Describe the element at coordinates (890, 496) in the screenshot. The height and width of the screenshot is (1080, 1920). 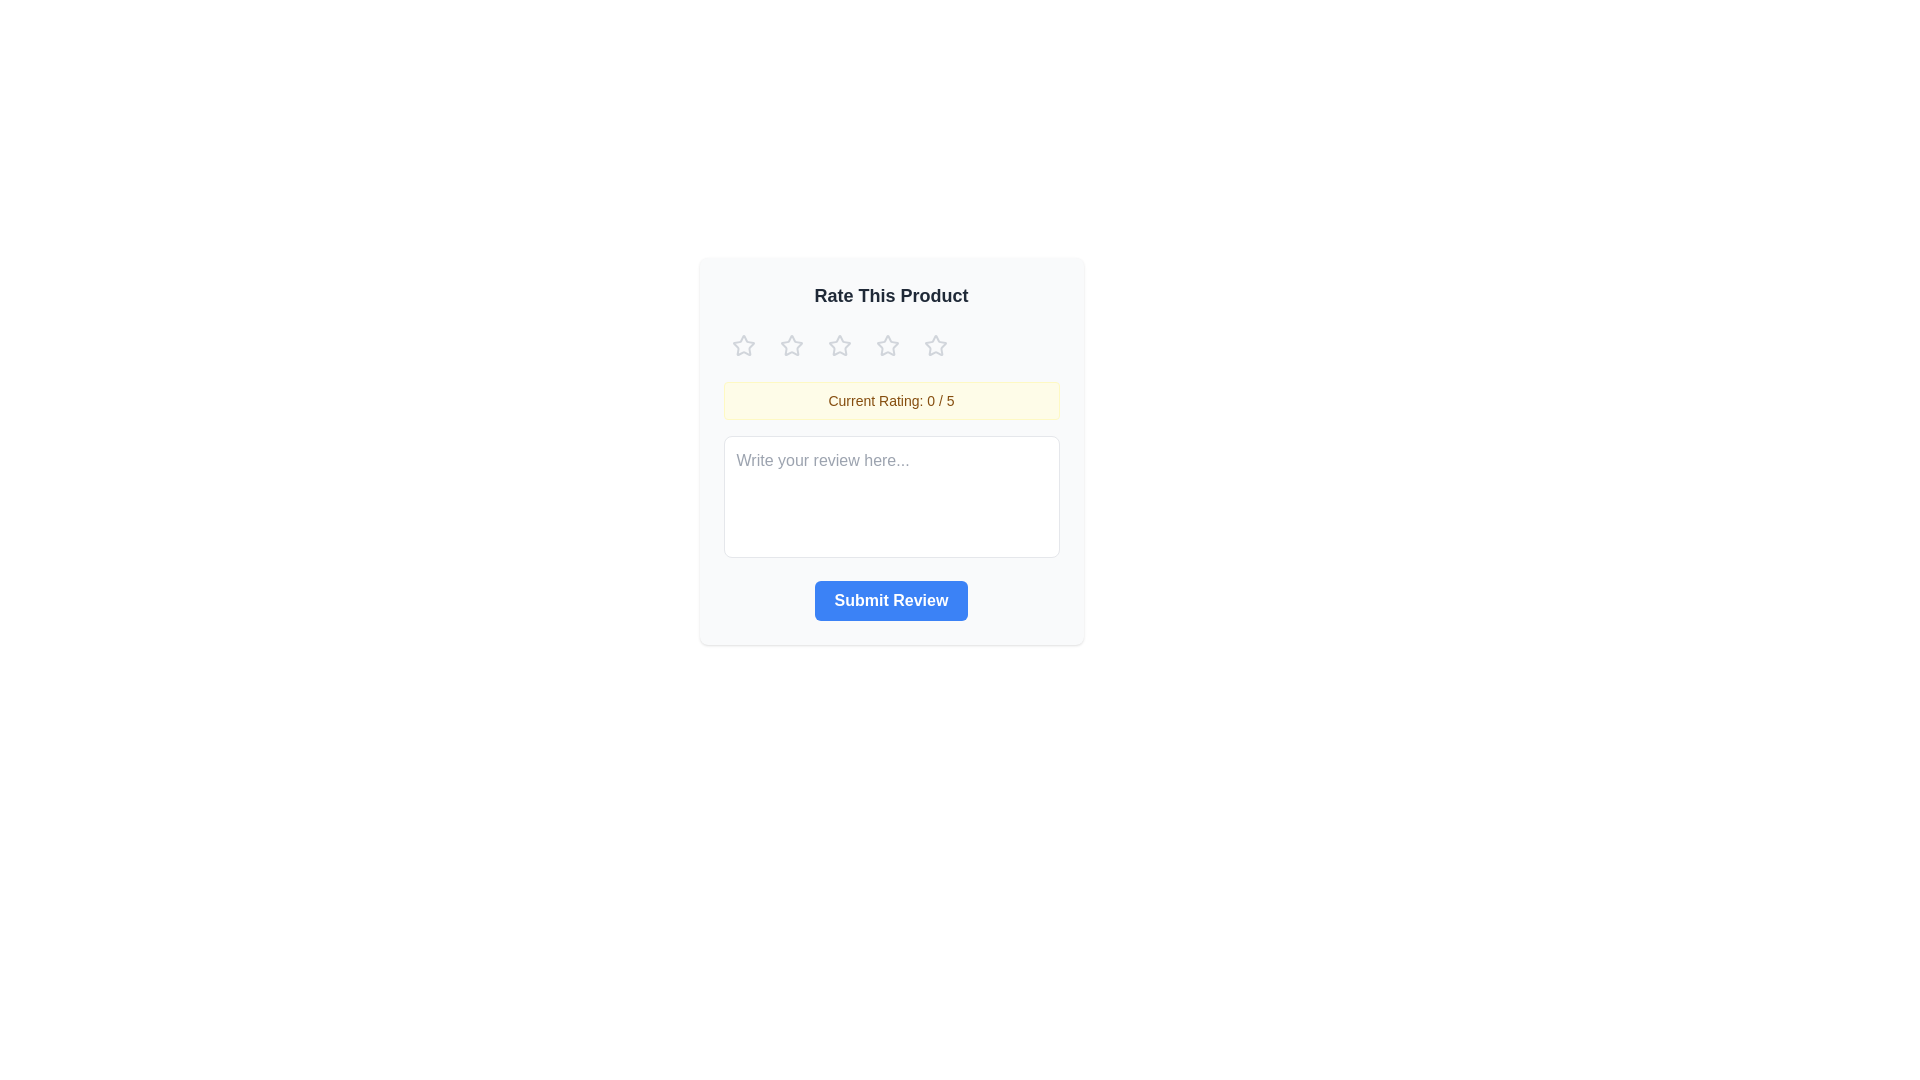
I see `the text area and type a review` at that location.